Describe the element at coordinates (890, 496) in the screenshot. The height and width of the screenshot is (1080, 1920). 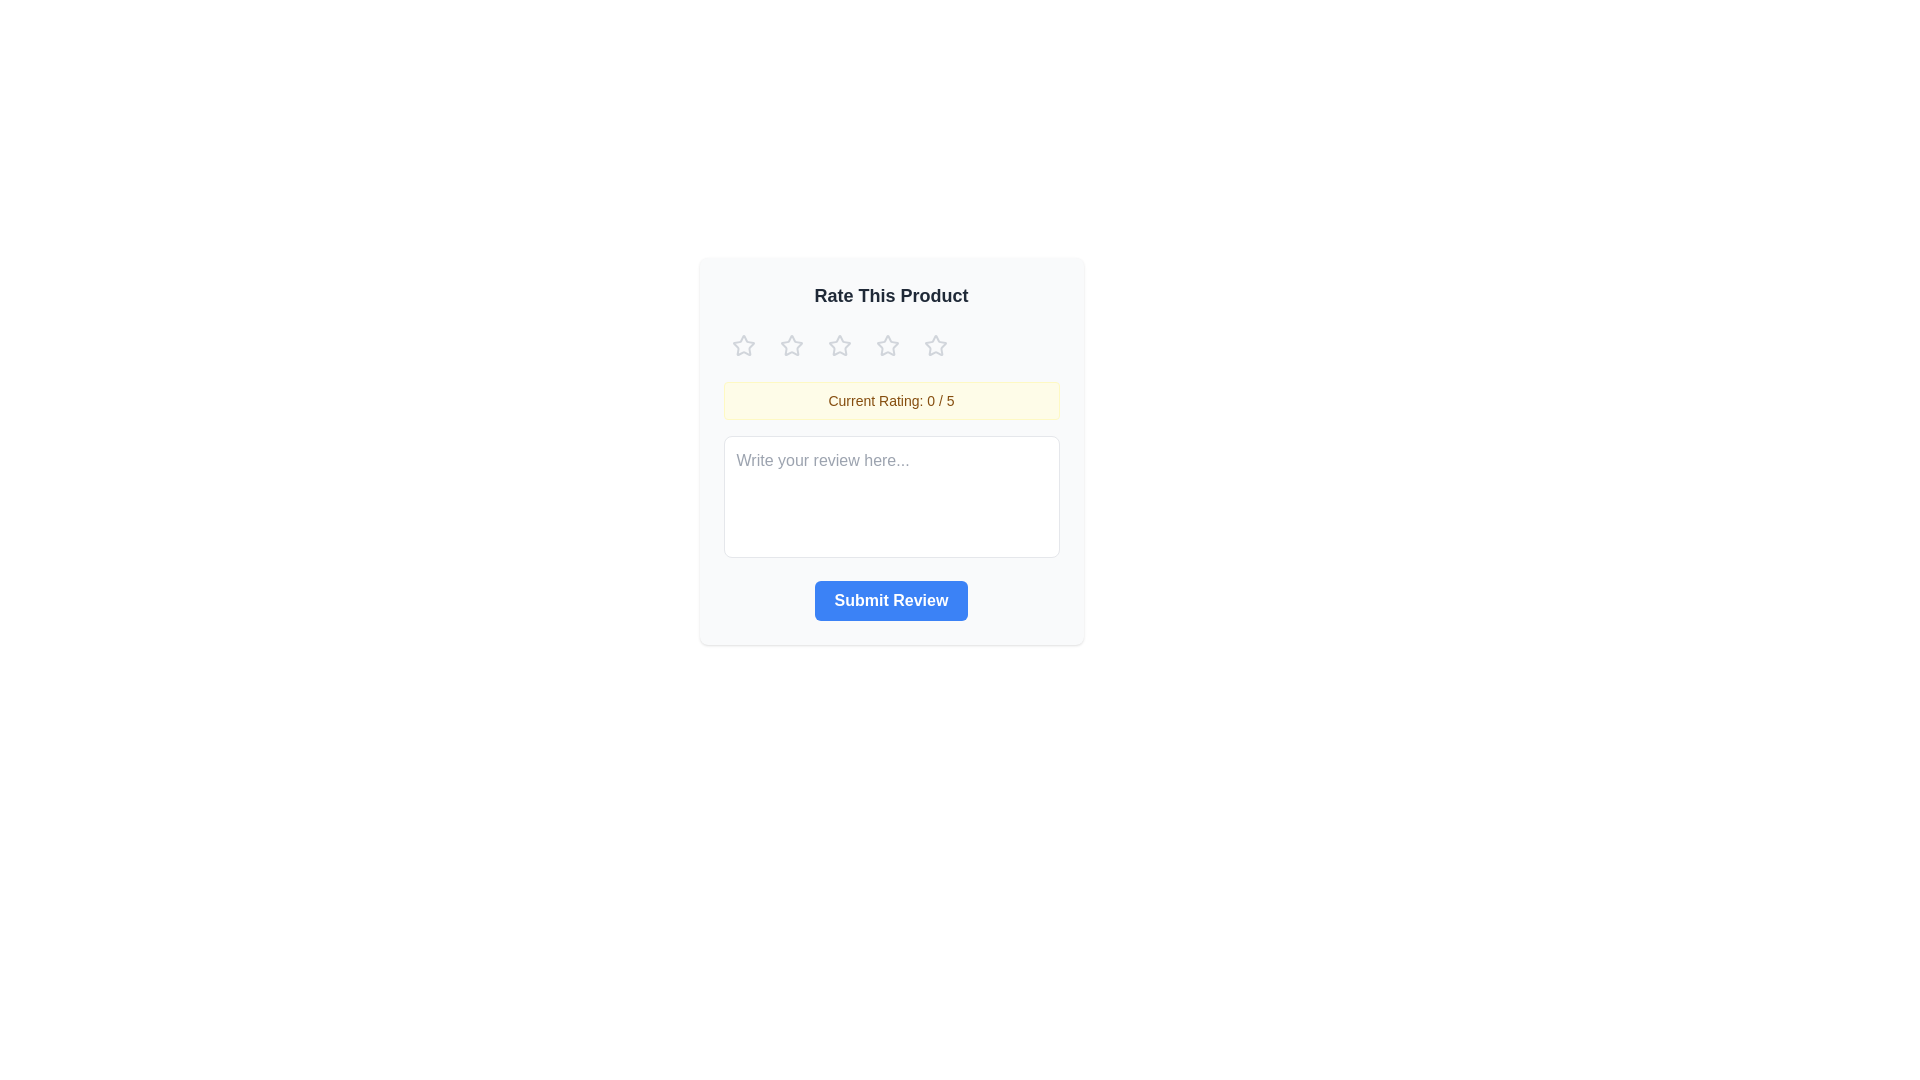
I see `the text area and type a review` at that location.